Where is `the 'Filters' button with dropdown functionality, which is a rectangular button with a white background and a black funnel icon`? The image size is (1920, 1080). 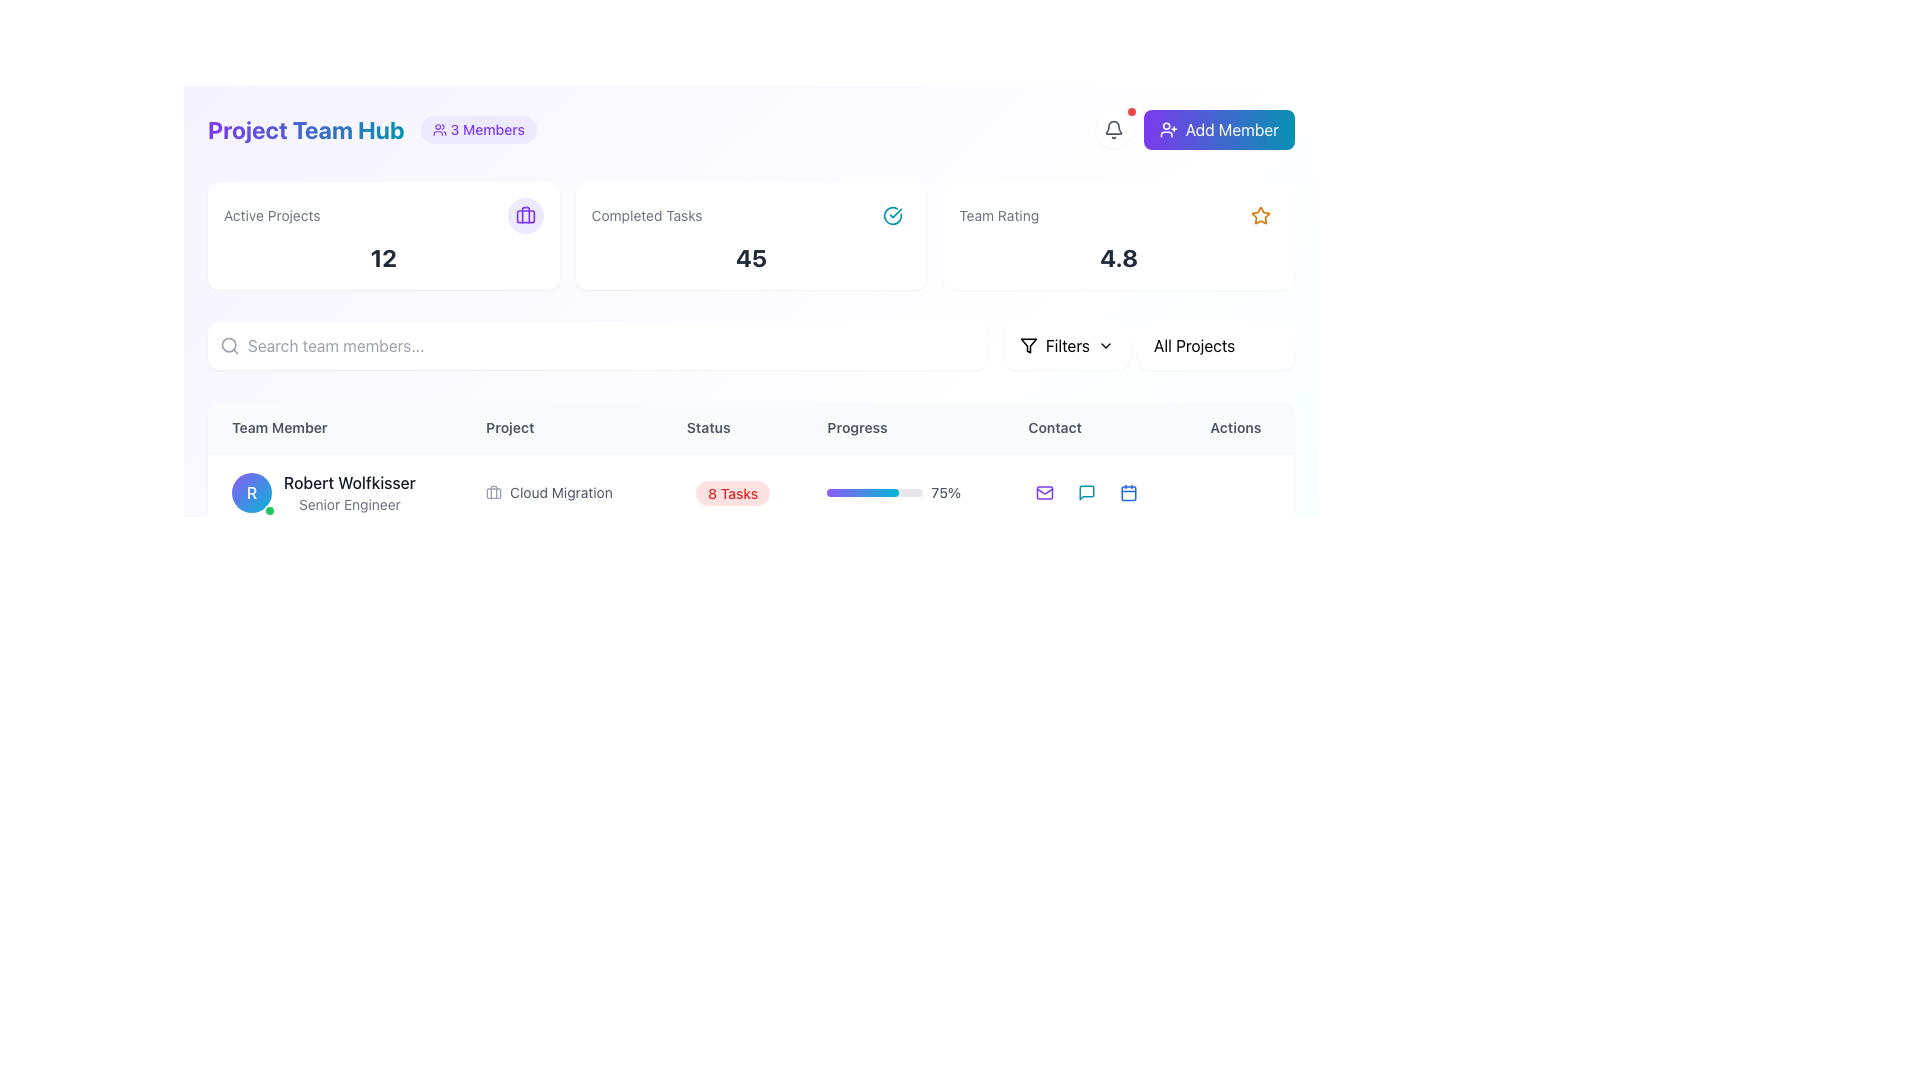
the 'Filters' button with dropdown functionality, which is a rectangular button with a white background and a black funnel icon is located at coordinates (1065, 345).